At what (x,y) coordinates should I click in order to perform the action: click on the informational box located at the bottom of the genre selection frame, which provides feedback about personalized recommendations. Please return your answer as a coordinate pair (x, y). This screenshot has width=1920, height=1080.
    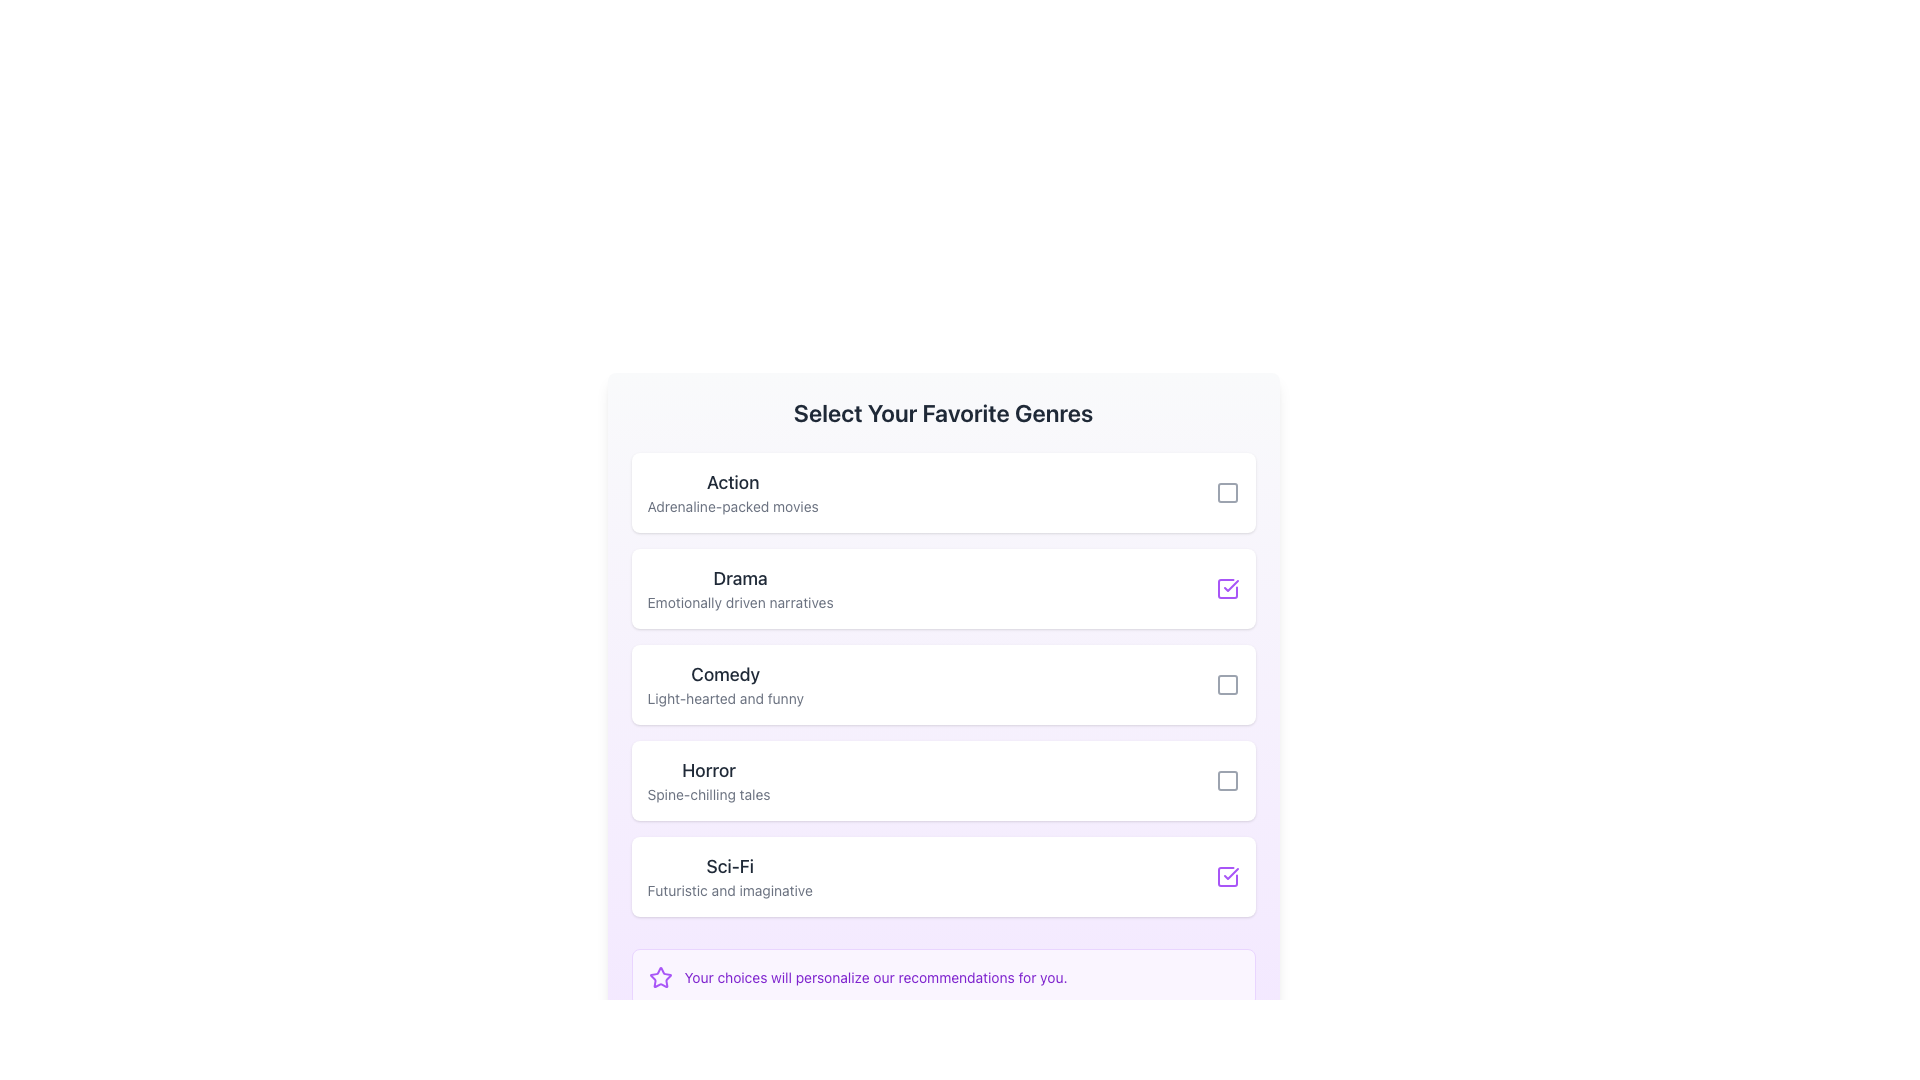
    Looking at the image, I should click on (942, 977).